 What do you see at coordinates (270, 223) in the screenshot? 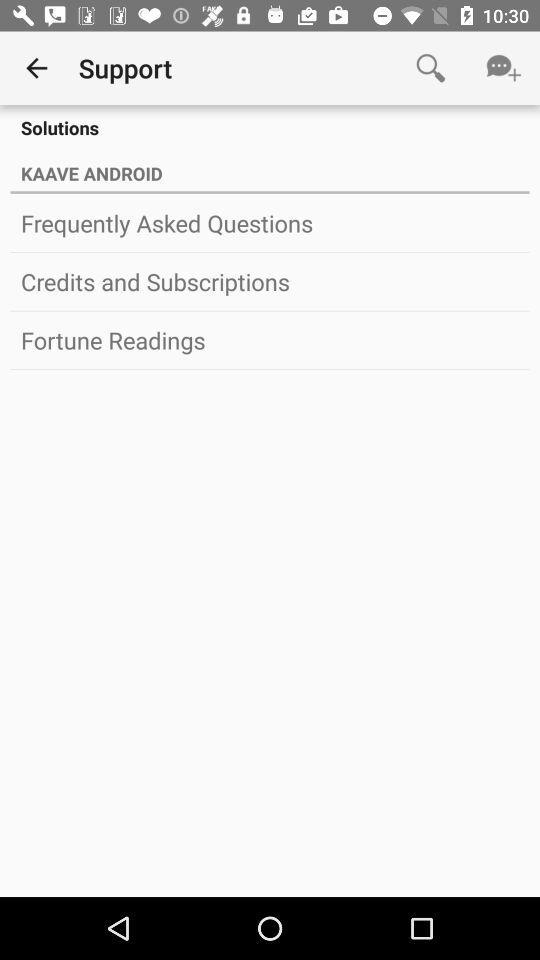
I see `frequently asked questions` at bounding box center [270, 223].